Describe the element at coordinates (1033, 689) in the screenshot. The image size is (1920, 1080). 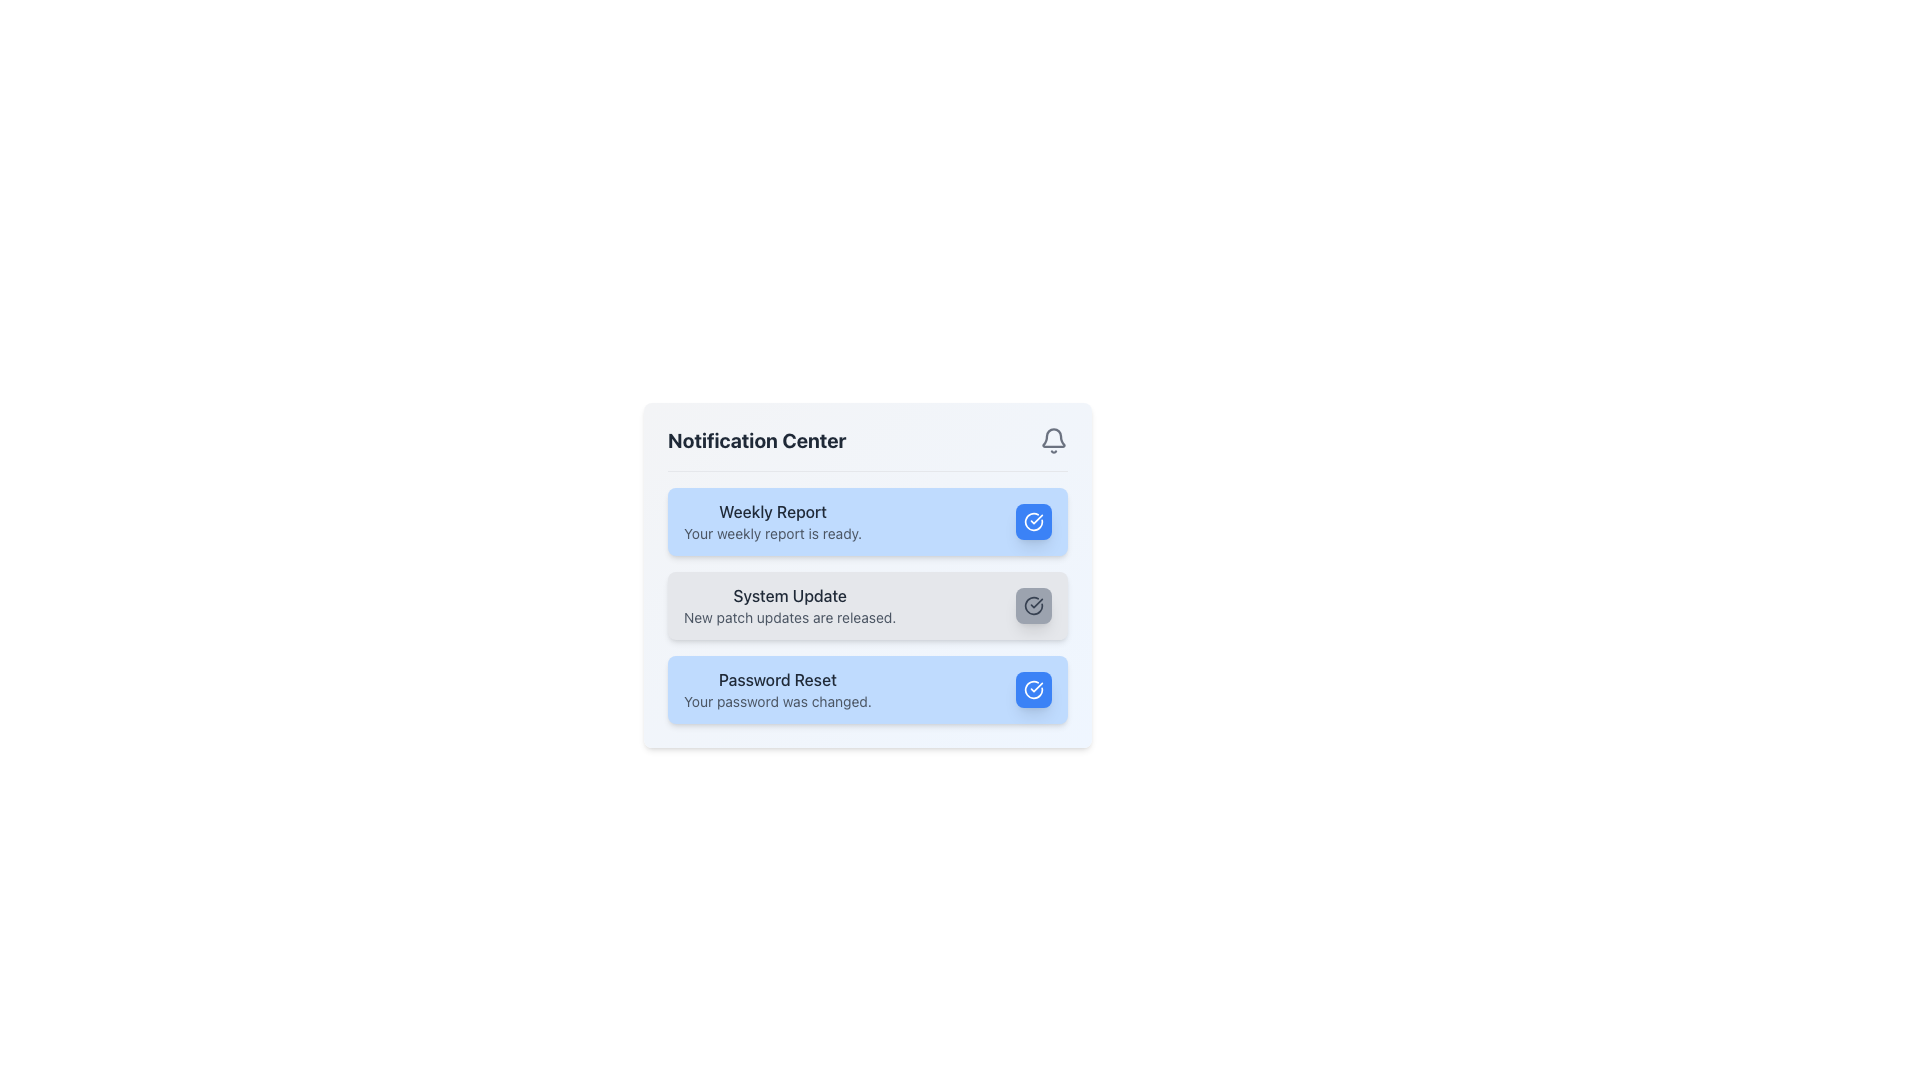
I see `the circular checkmark icon with a blue background inside the 'Password Reset' notification box to confirm the notification` at that location.